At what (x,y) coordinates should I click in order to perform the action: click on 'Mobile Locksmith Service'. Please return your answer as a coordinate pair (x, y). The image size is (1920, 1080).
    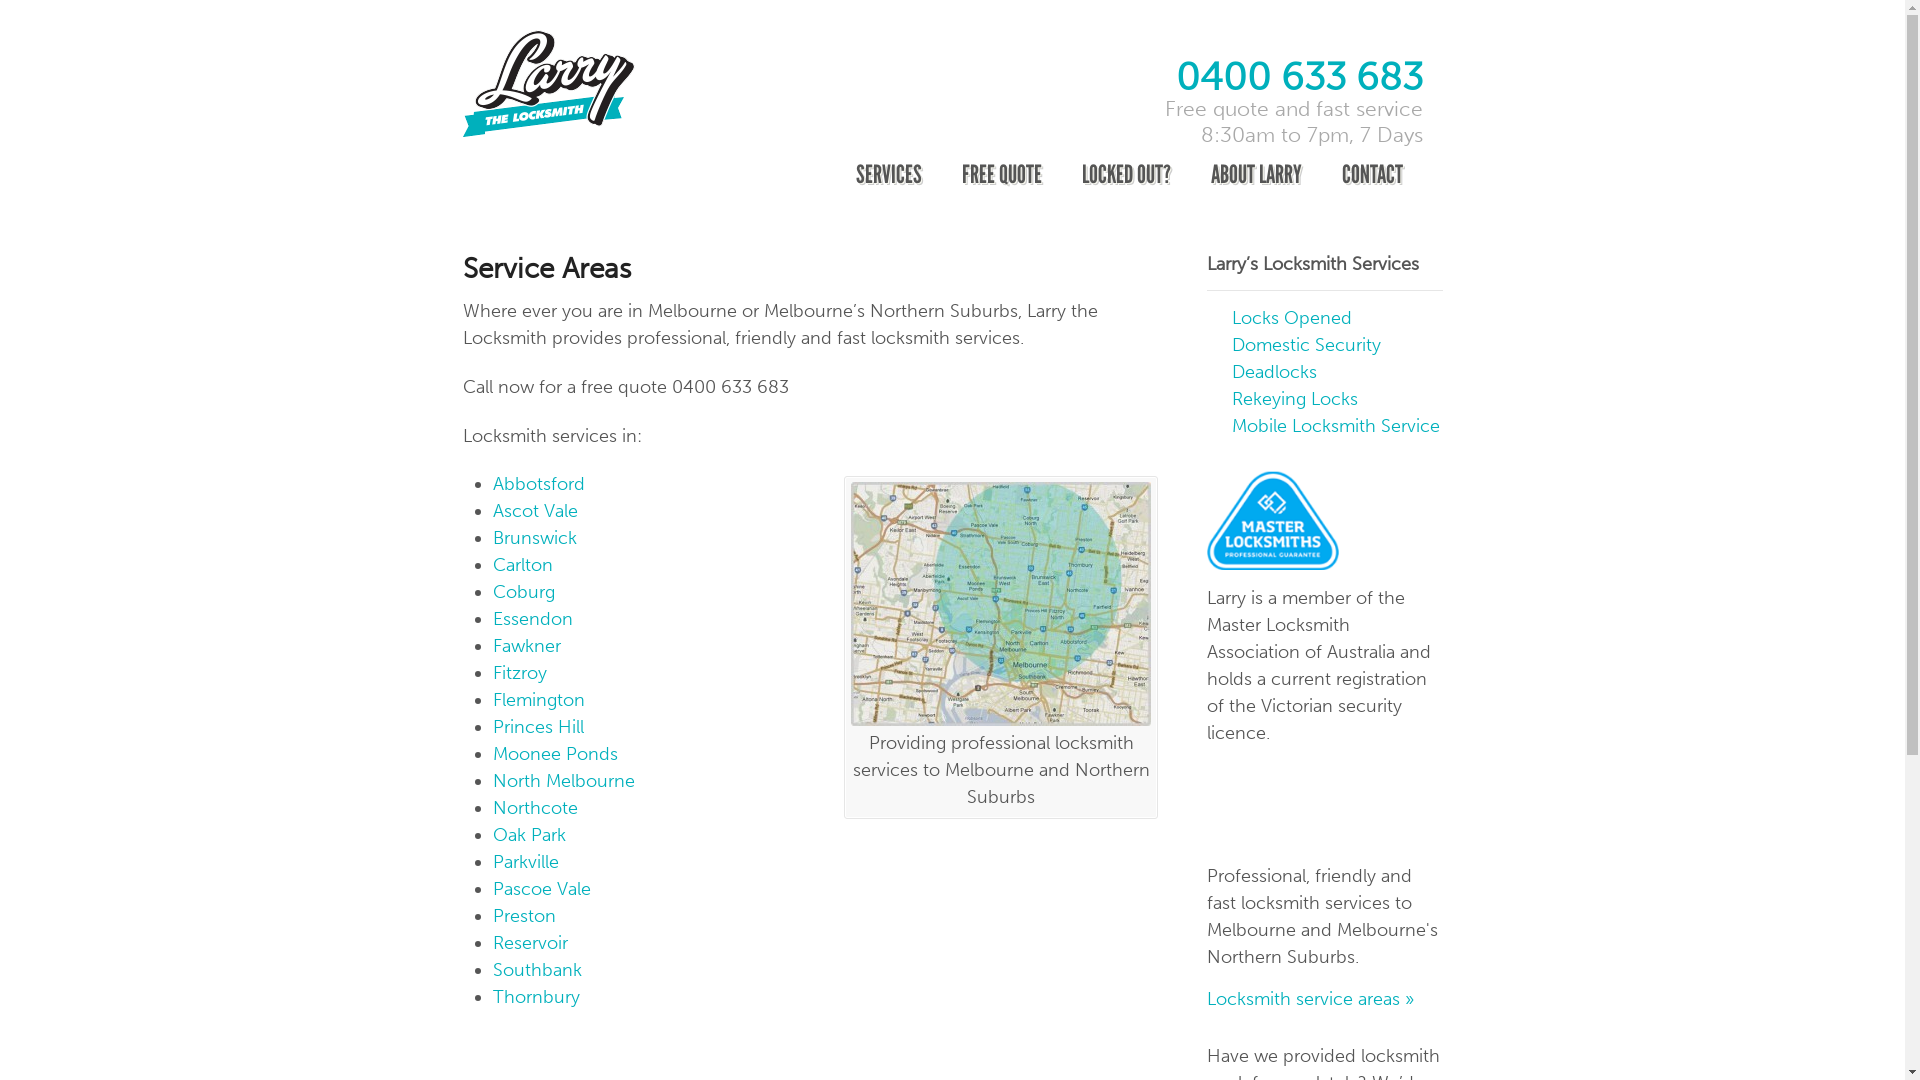
    Looking at the image, I should click on (1335, 424).